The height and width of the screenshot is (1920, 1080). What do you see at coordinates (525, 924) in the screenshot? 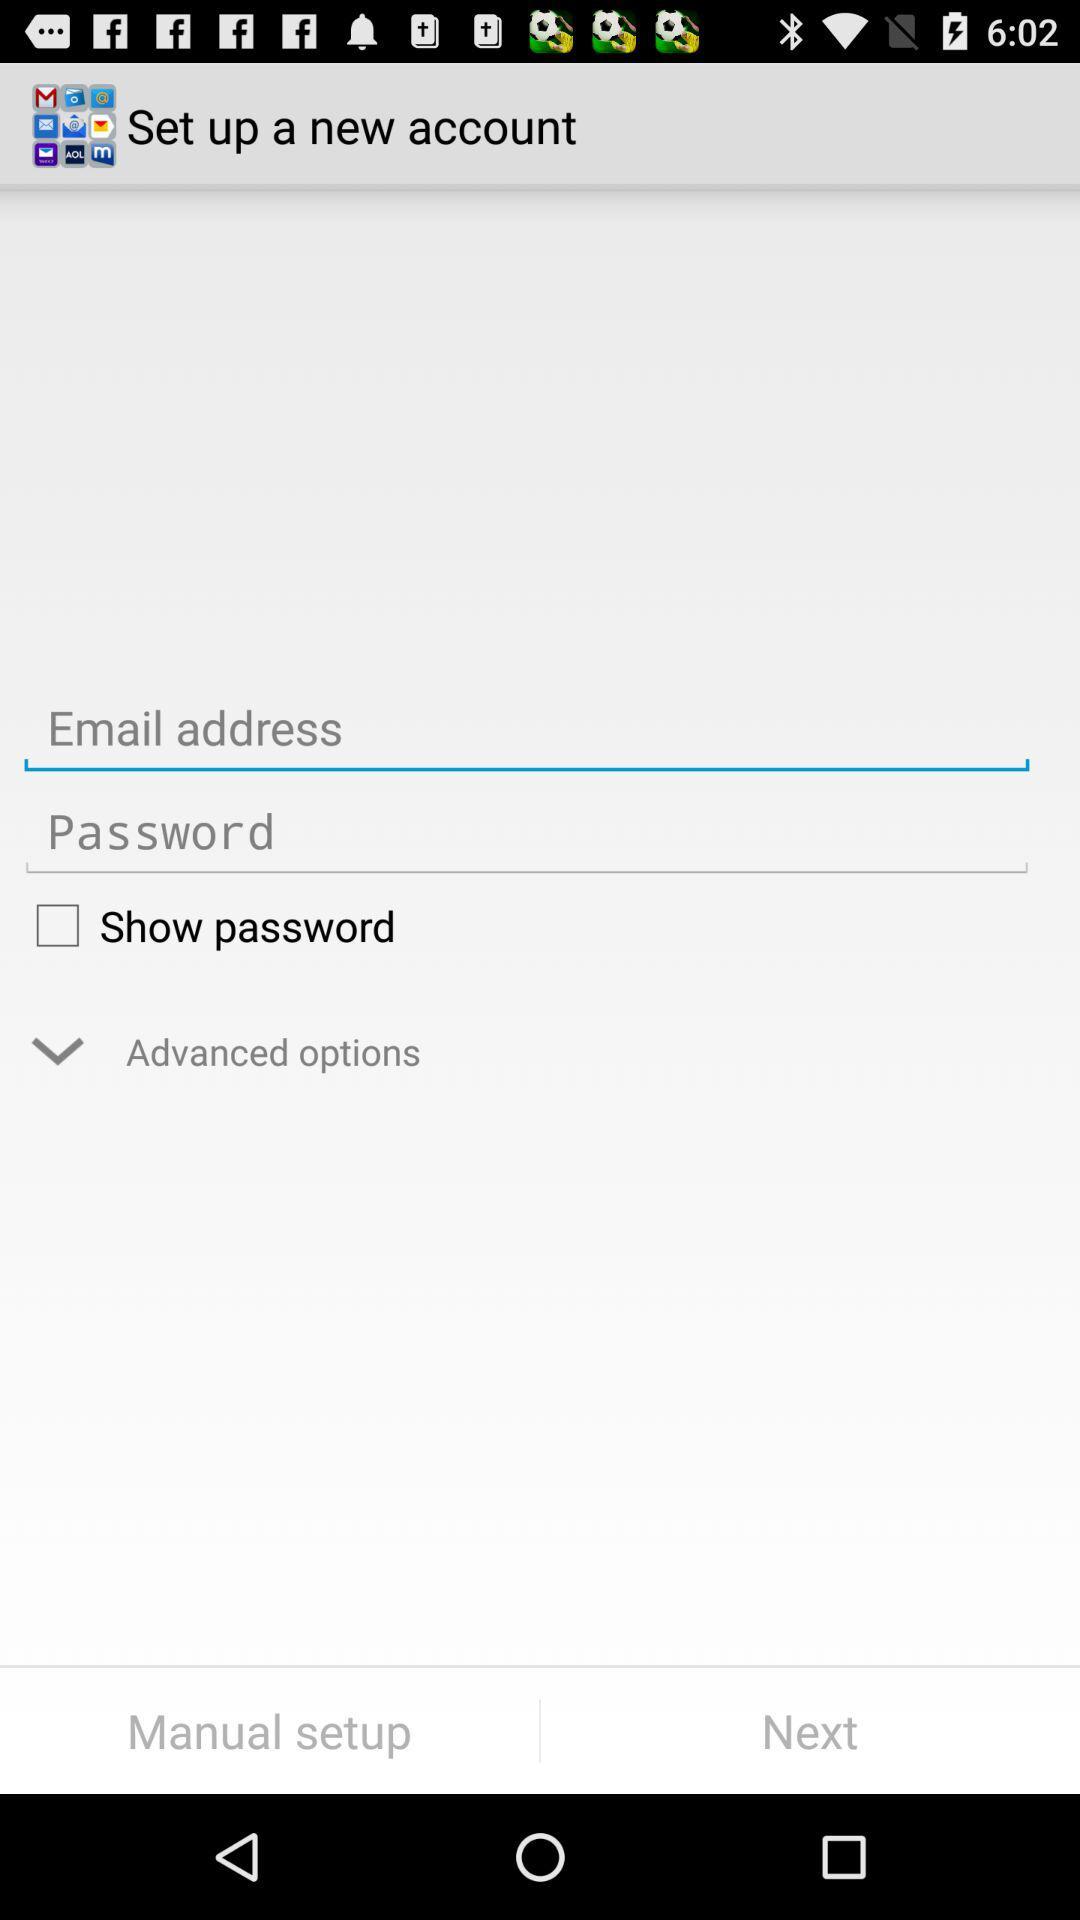
I see `the show password icon` at bounding box center [525, 924].